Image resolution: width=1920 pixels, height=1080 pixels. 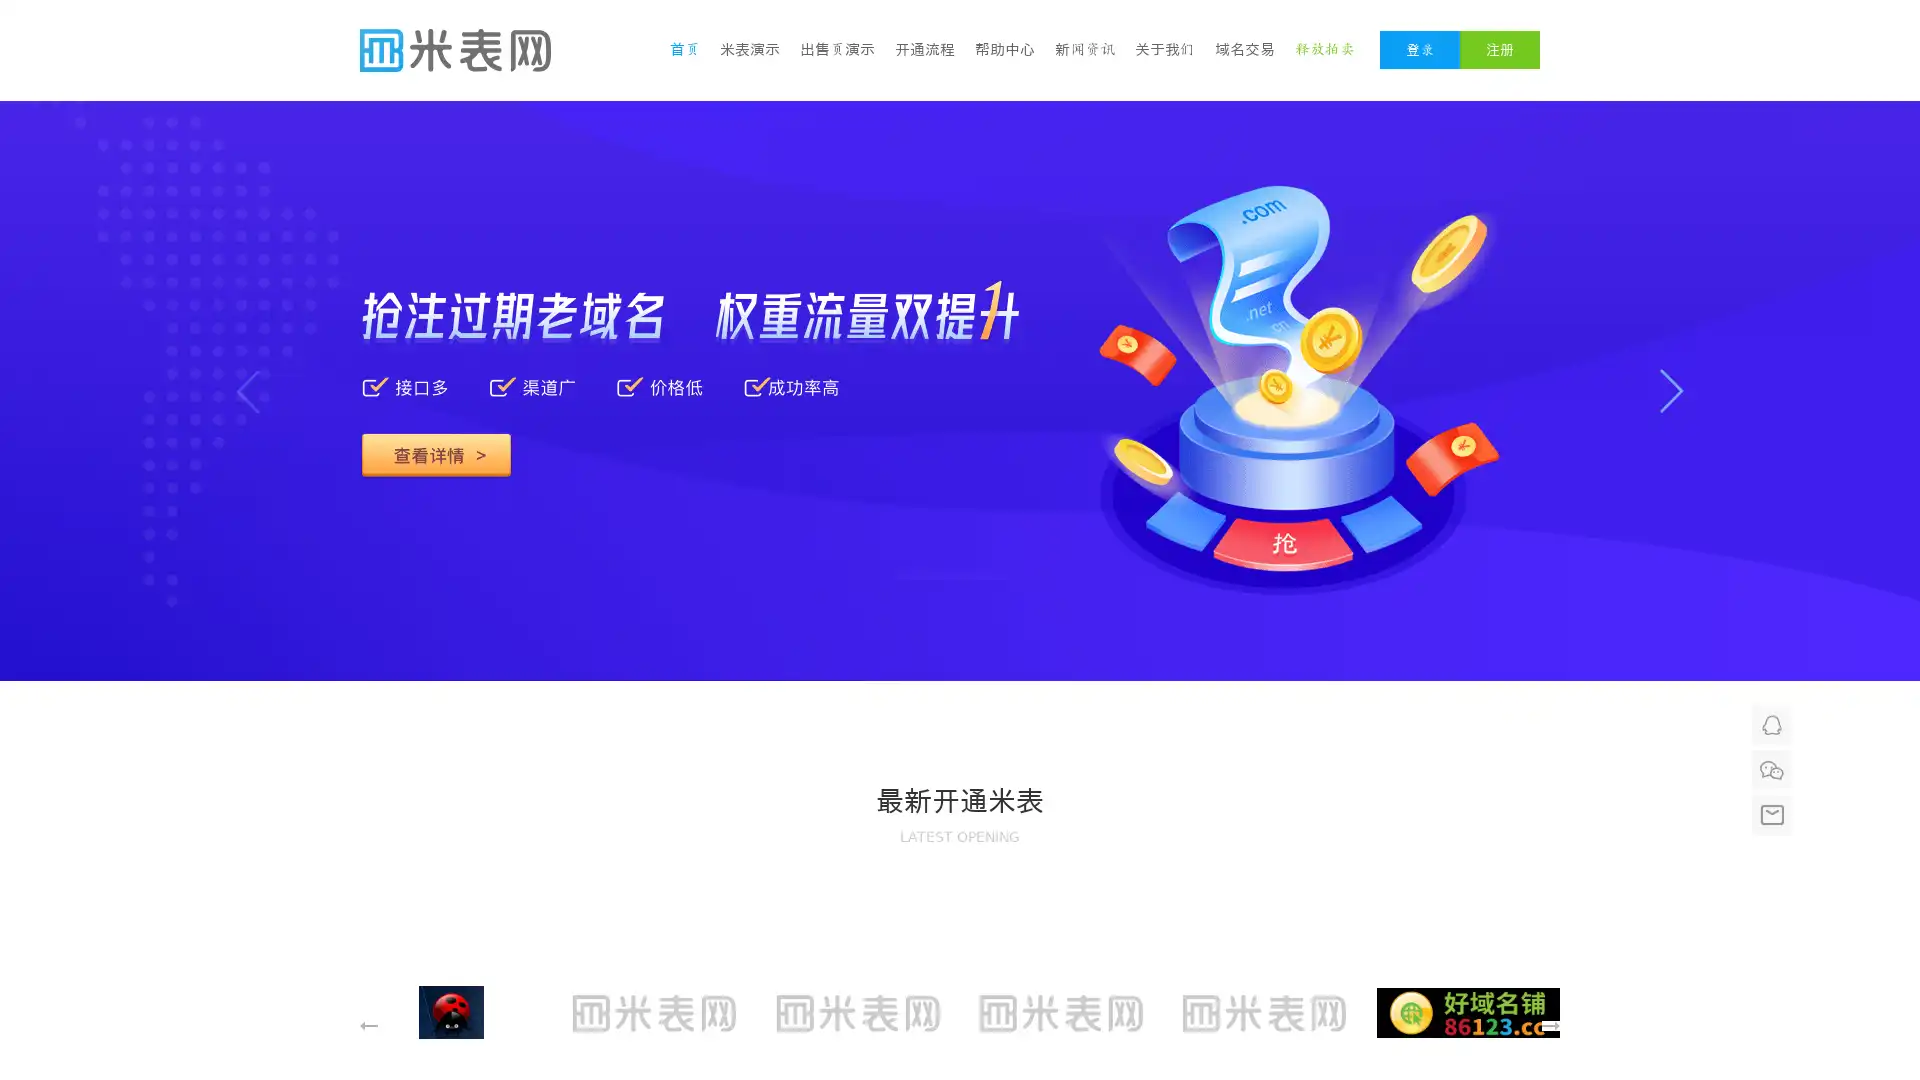 I want to click on Previous slide, so click(x=247, y=391).